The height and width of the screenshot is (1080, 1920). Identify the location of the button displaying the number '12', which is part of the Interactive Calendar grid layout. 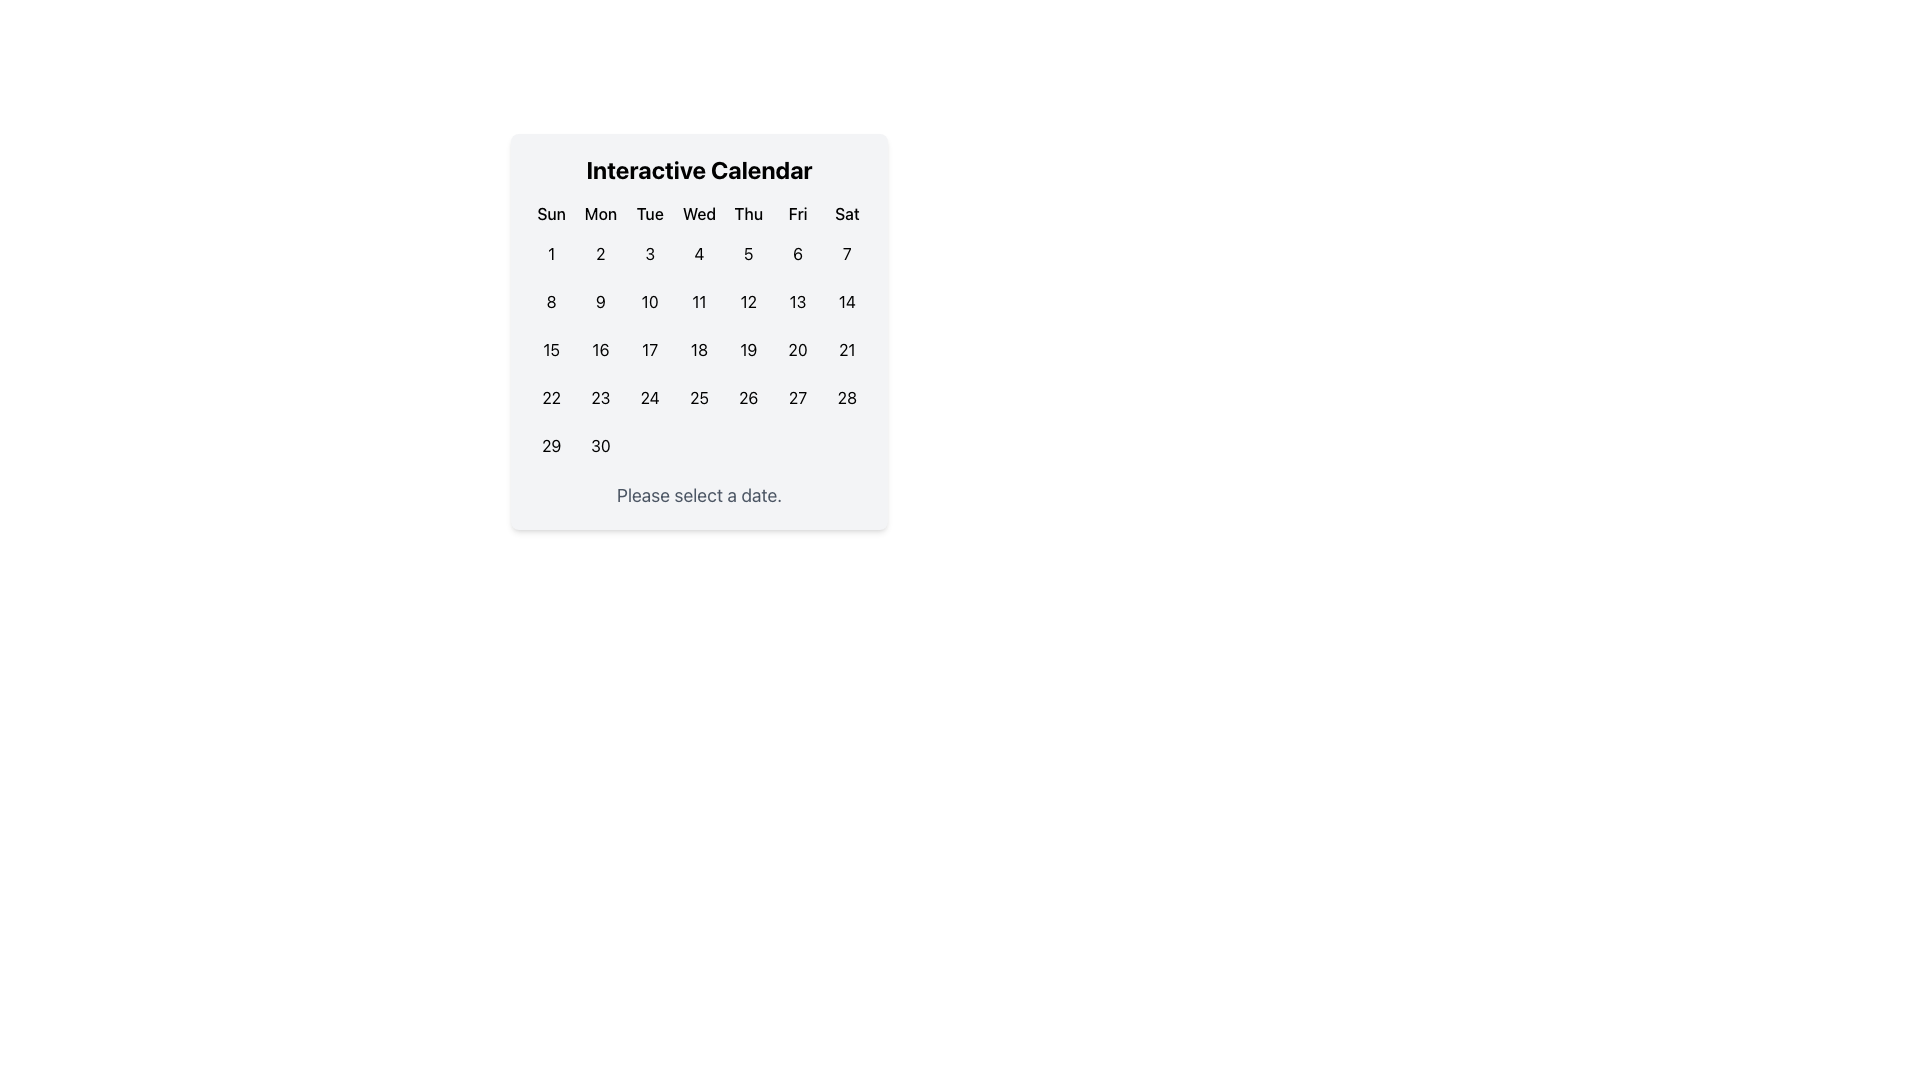
(747, 301).